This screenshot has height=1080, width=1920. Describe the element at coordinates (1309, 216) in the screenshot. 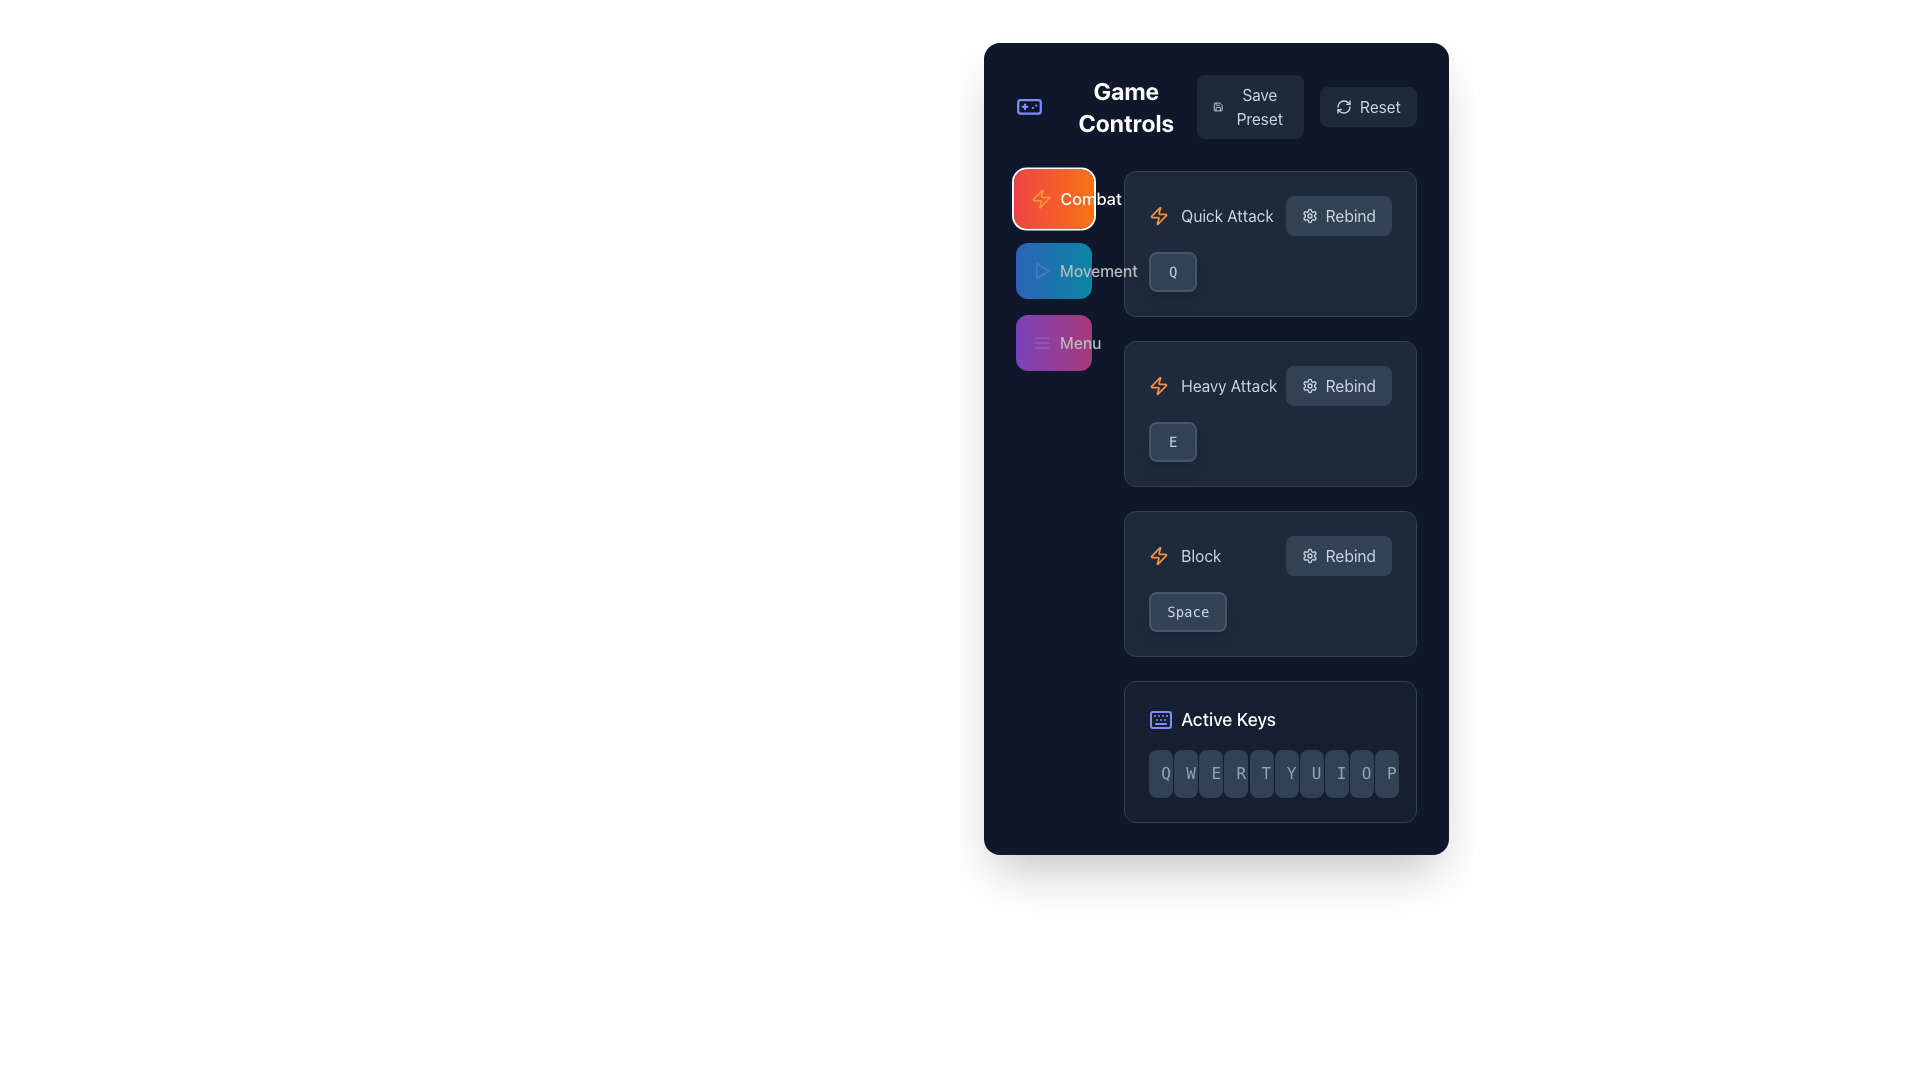

I see `the icon button adjacent to the text label 'Rebind'` at that location.